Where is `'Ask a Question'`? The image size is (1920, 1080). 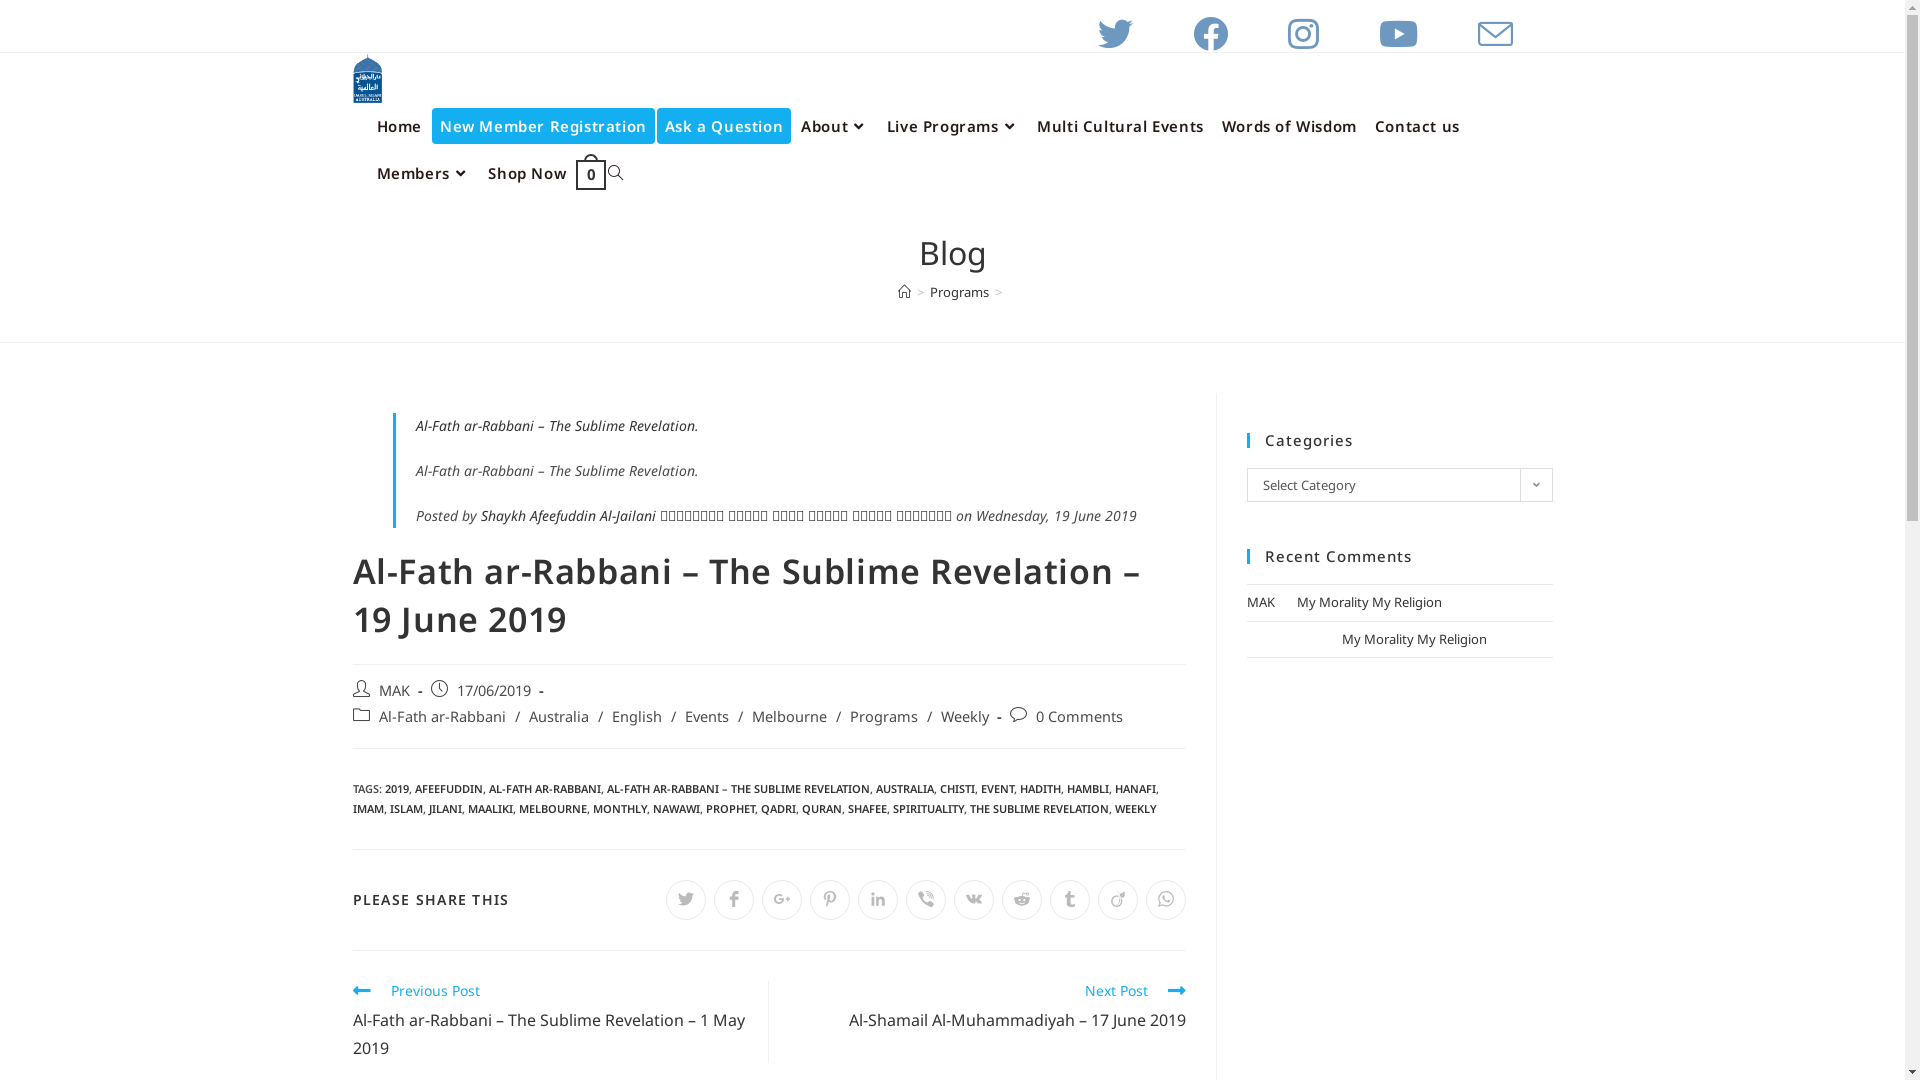
'Ask a Question' is located at coordinates (723, 126).